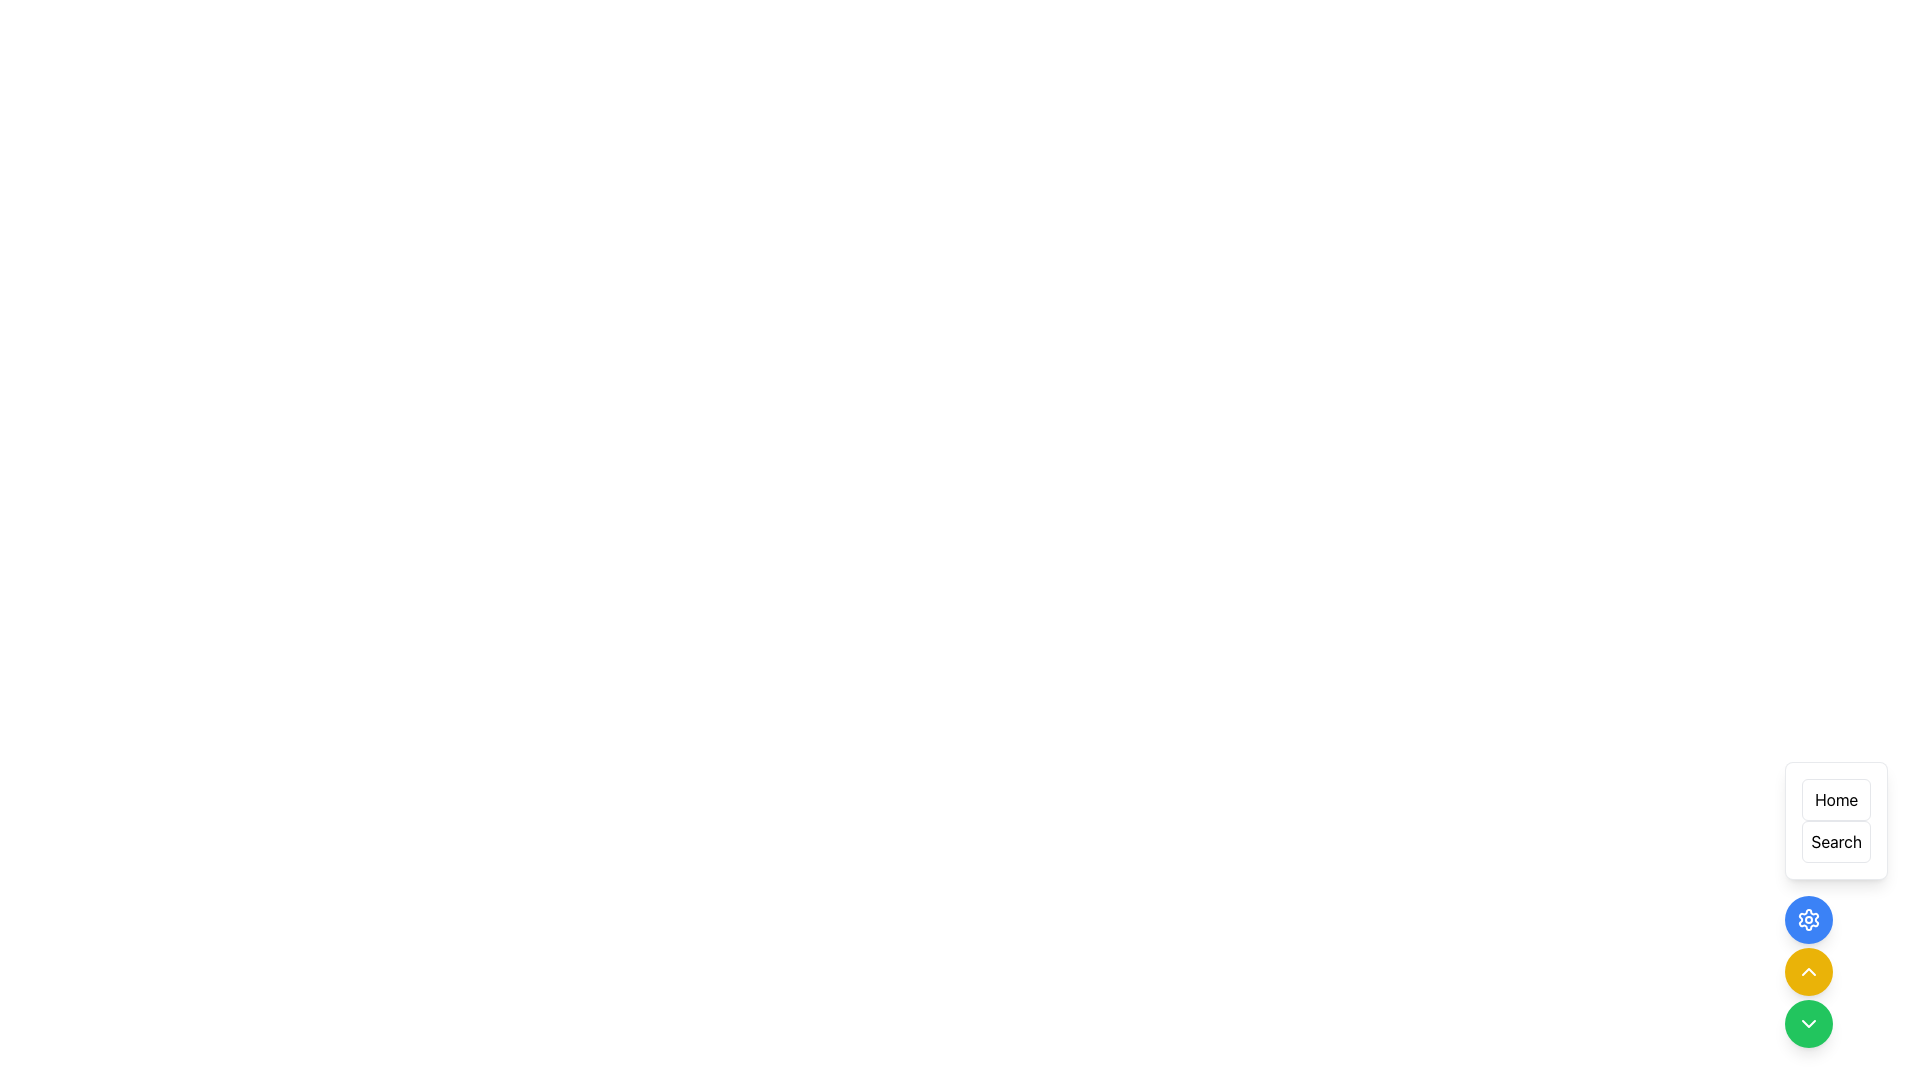 The width and height of the screenshot is (1920, 1080). Describe the element at coordinates (1836, 798) in the screenshot. I see `the text label 'Home' in the sidebar menu` at that location.